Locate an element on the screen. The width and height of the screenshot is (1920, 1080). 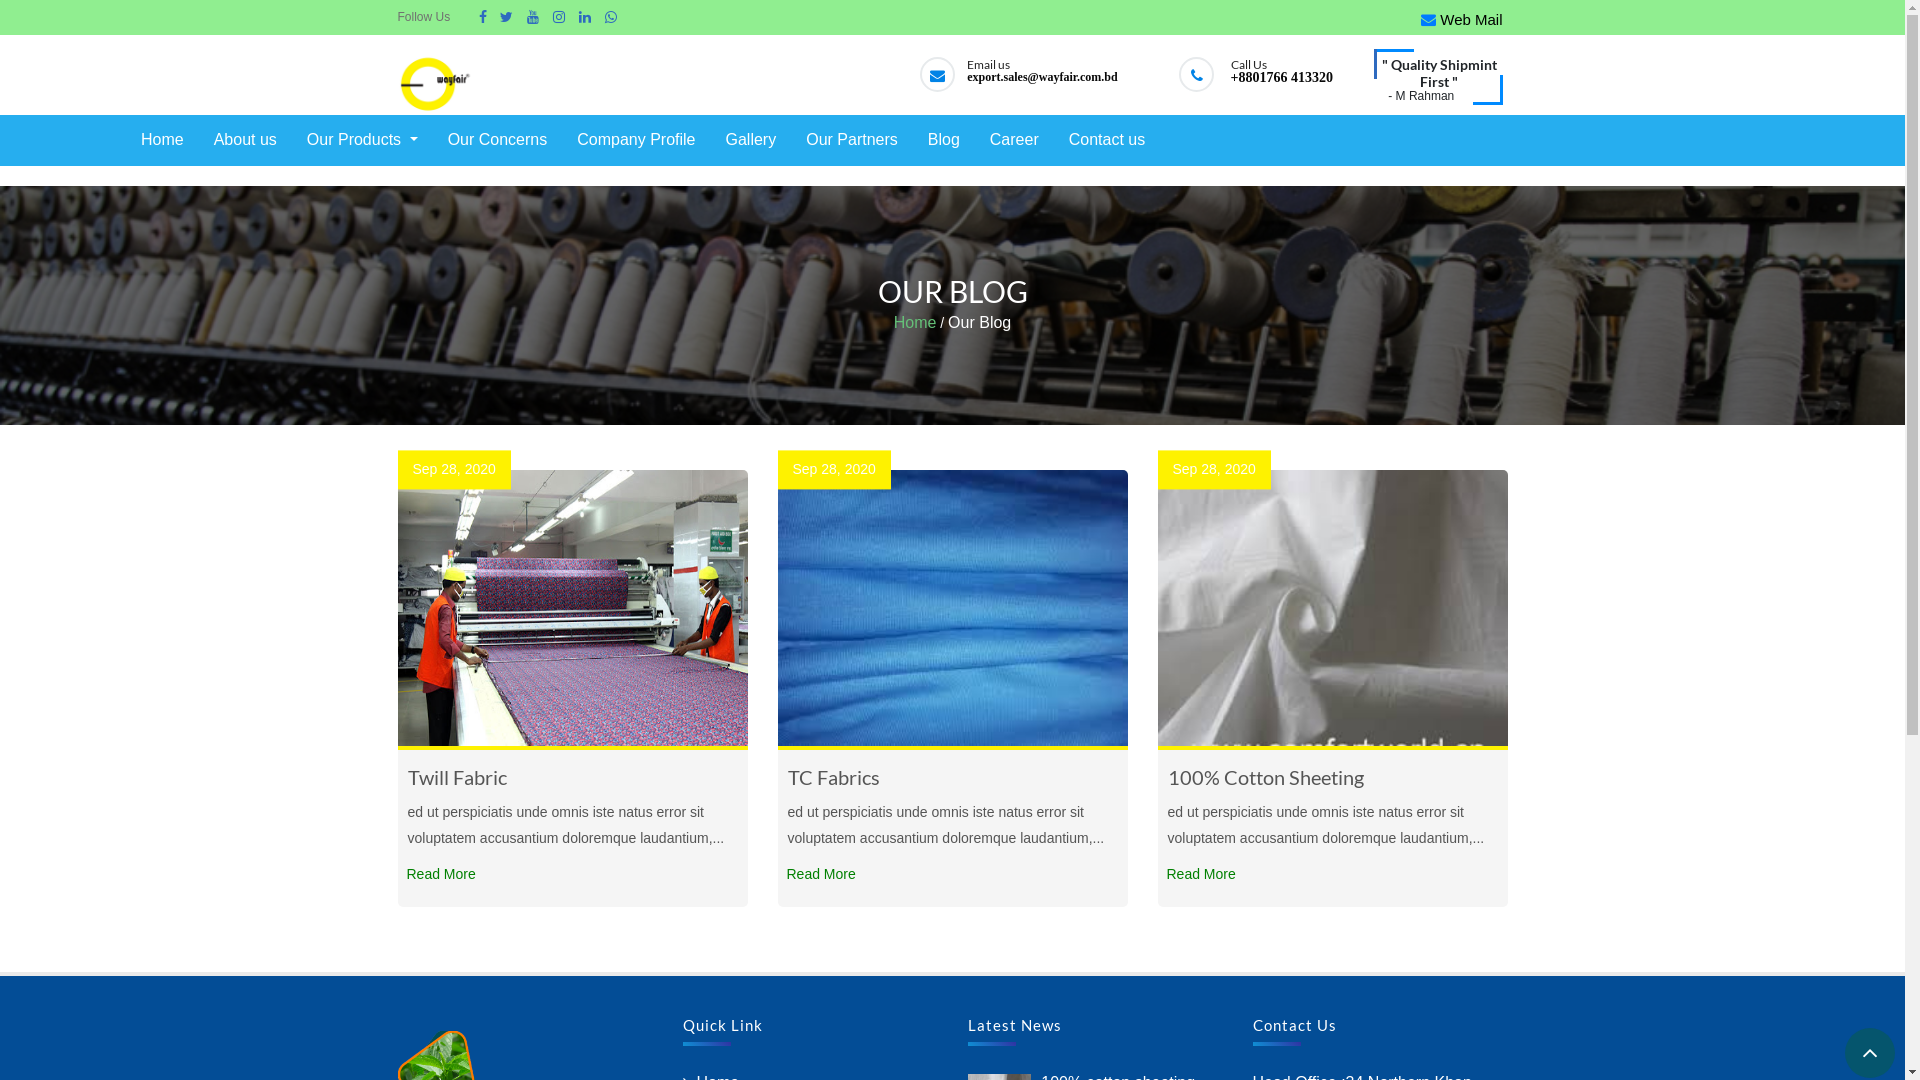
'Career' is located at coordinates (1014, 139).